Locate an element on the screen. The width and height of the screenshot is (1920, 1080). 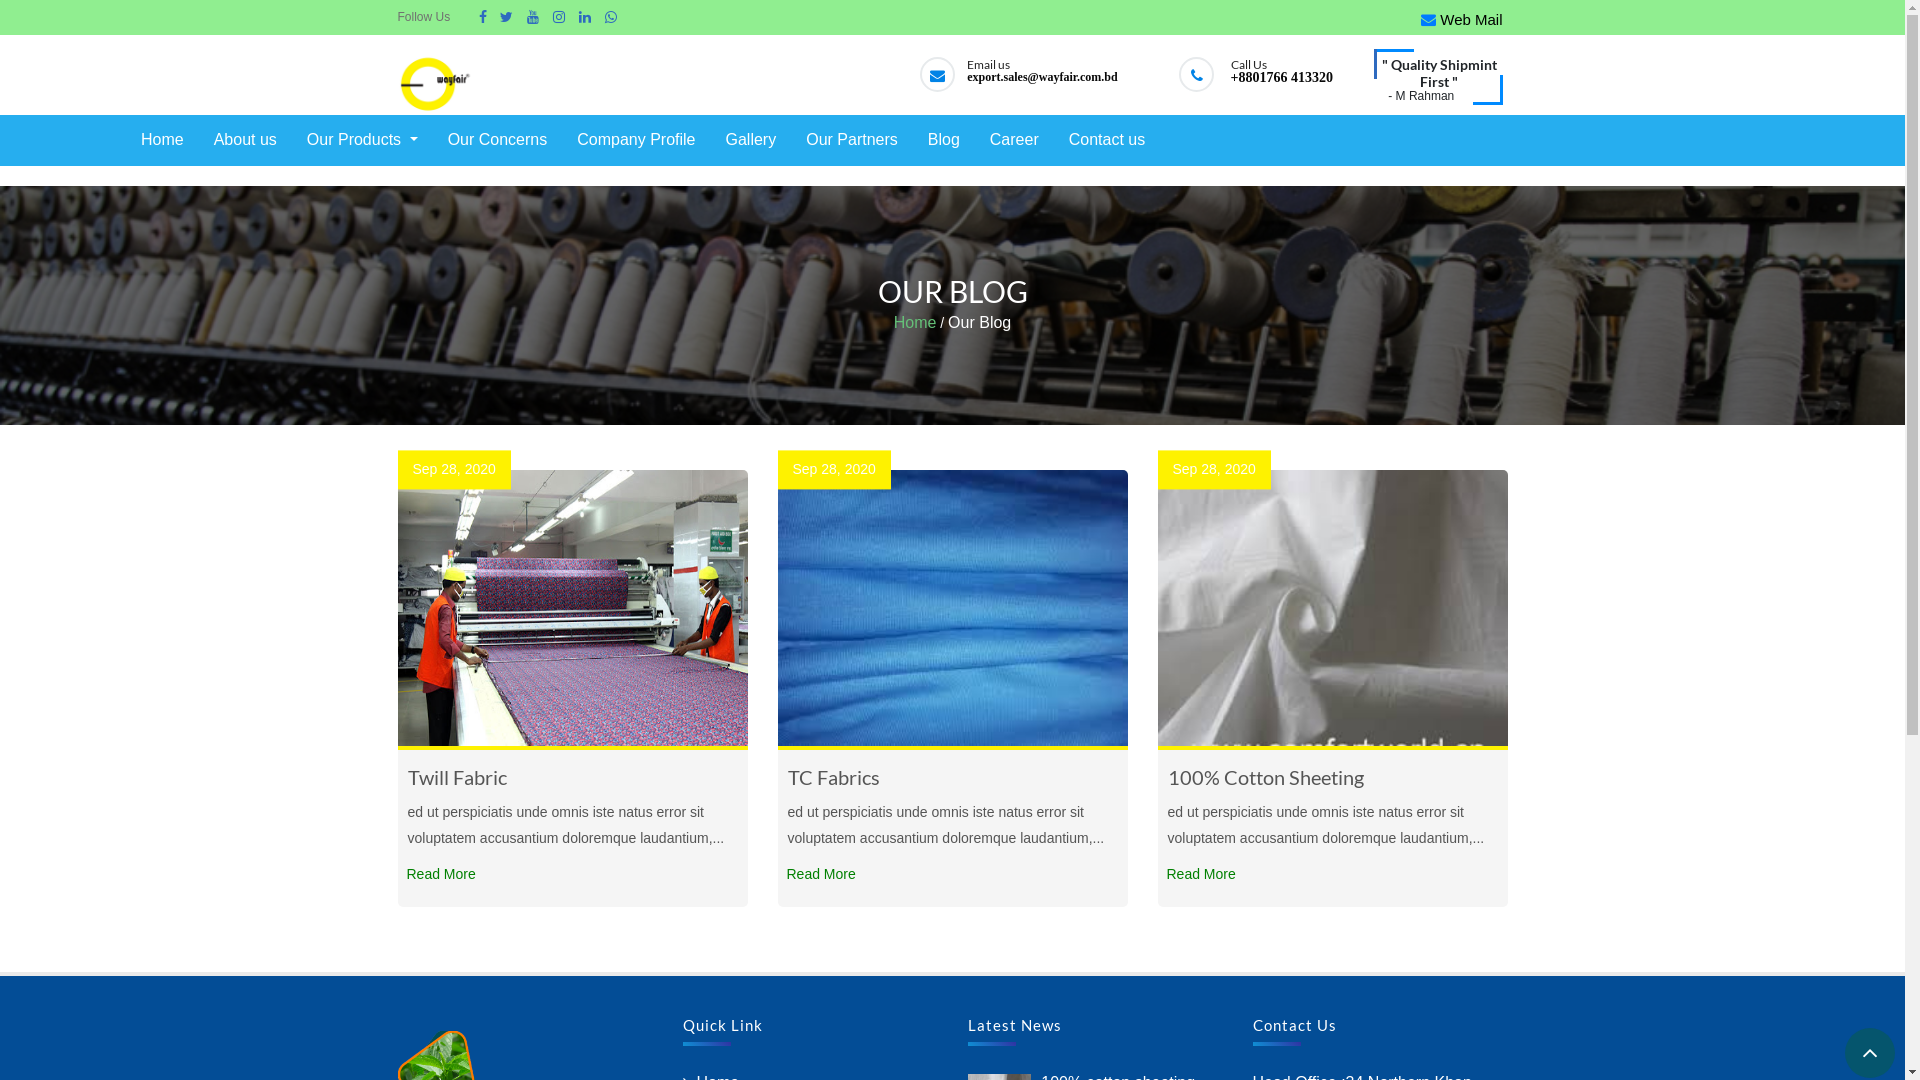
'Career' is located at coordinates (1014, 139).